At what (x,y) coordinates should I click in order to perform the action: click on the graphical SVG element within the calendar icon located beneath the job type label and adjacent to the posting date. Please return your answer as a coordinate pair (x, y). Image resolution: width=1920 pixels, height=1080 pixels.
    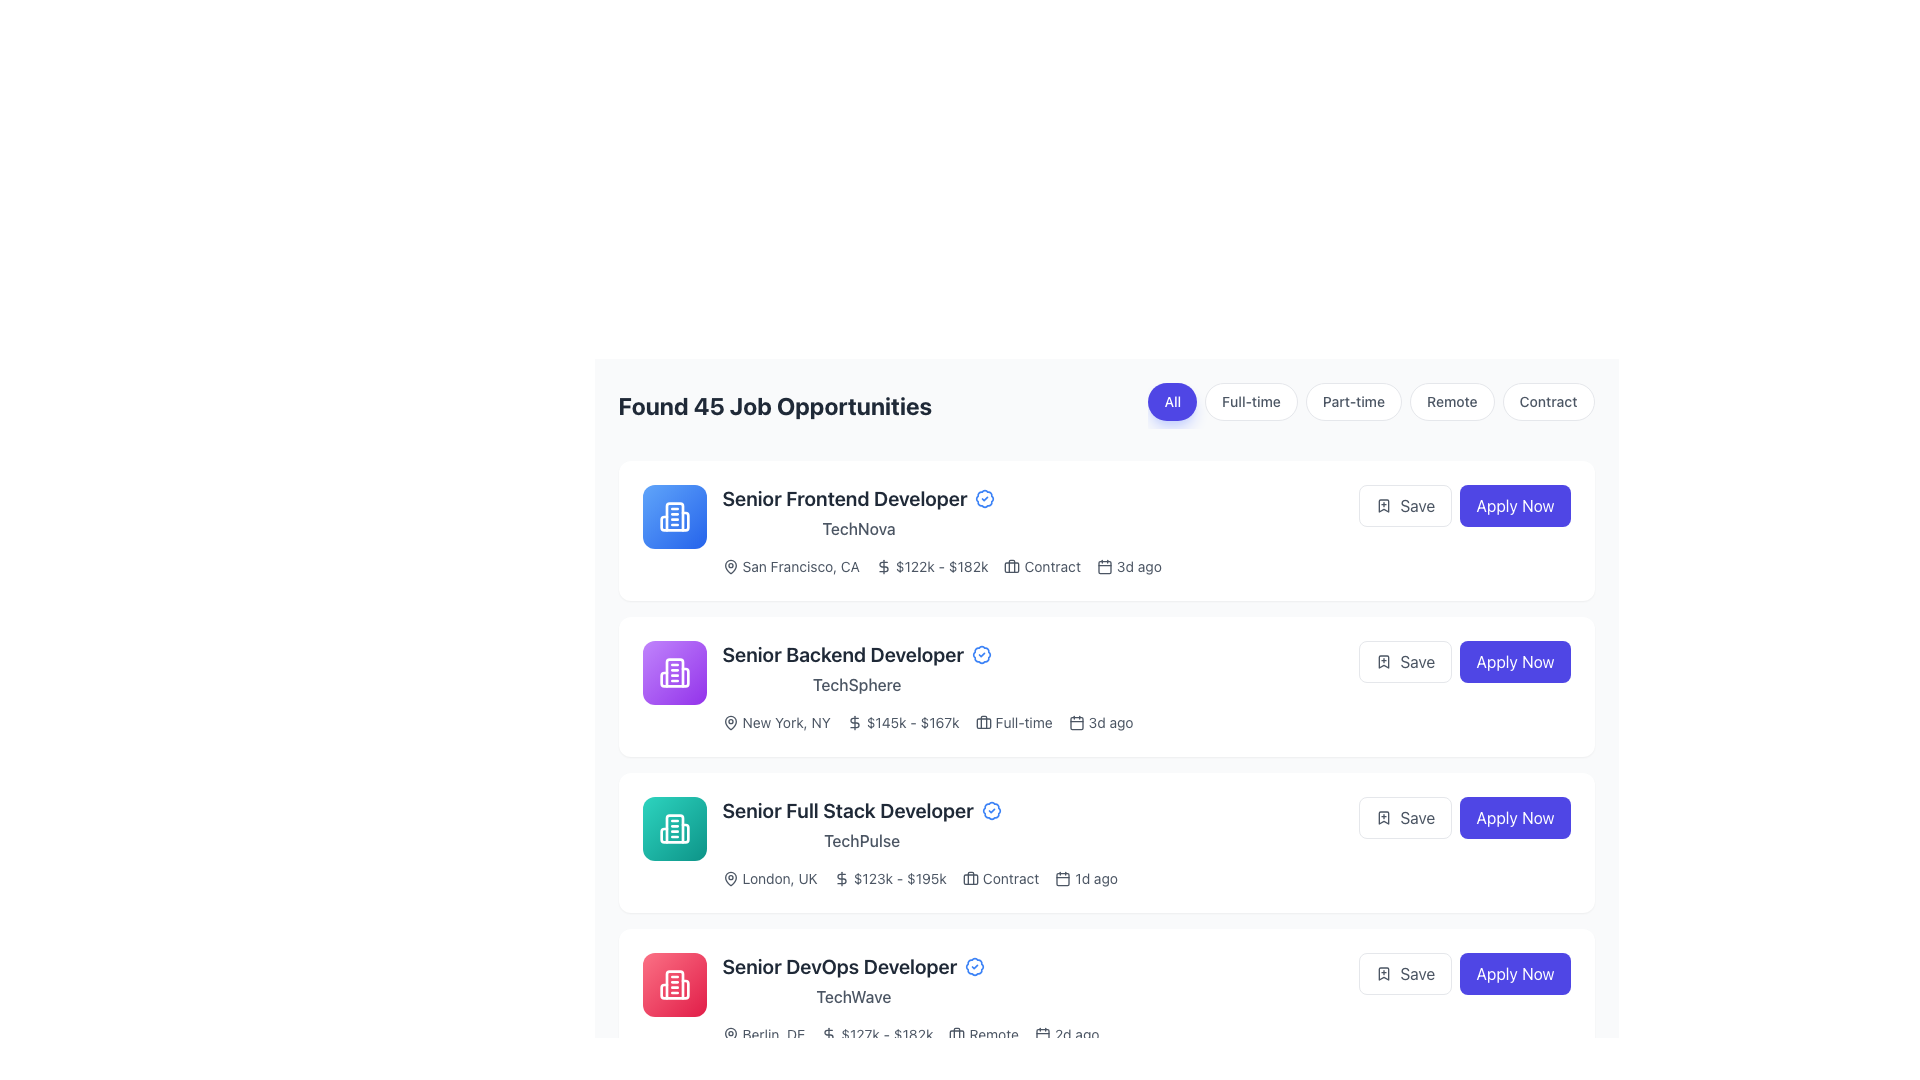
    Looking at the image, I should click on (1075, 723).